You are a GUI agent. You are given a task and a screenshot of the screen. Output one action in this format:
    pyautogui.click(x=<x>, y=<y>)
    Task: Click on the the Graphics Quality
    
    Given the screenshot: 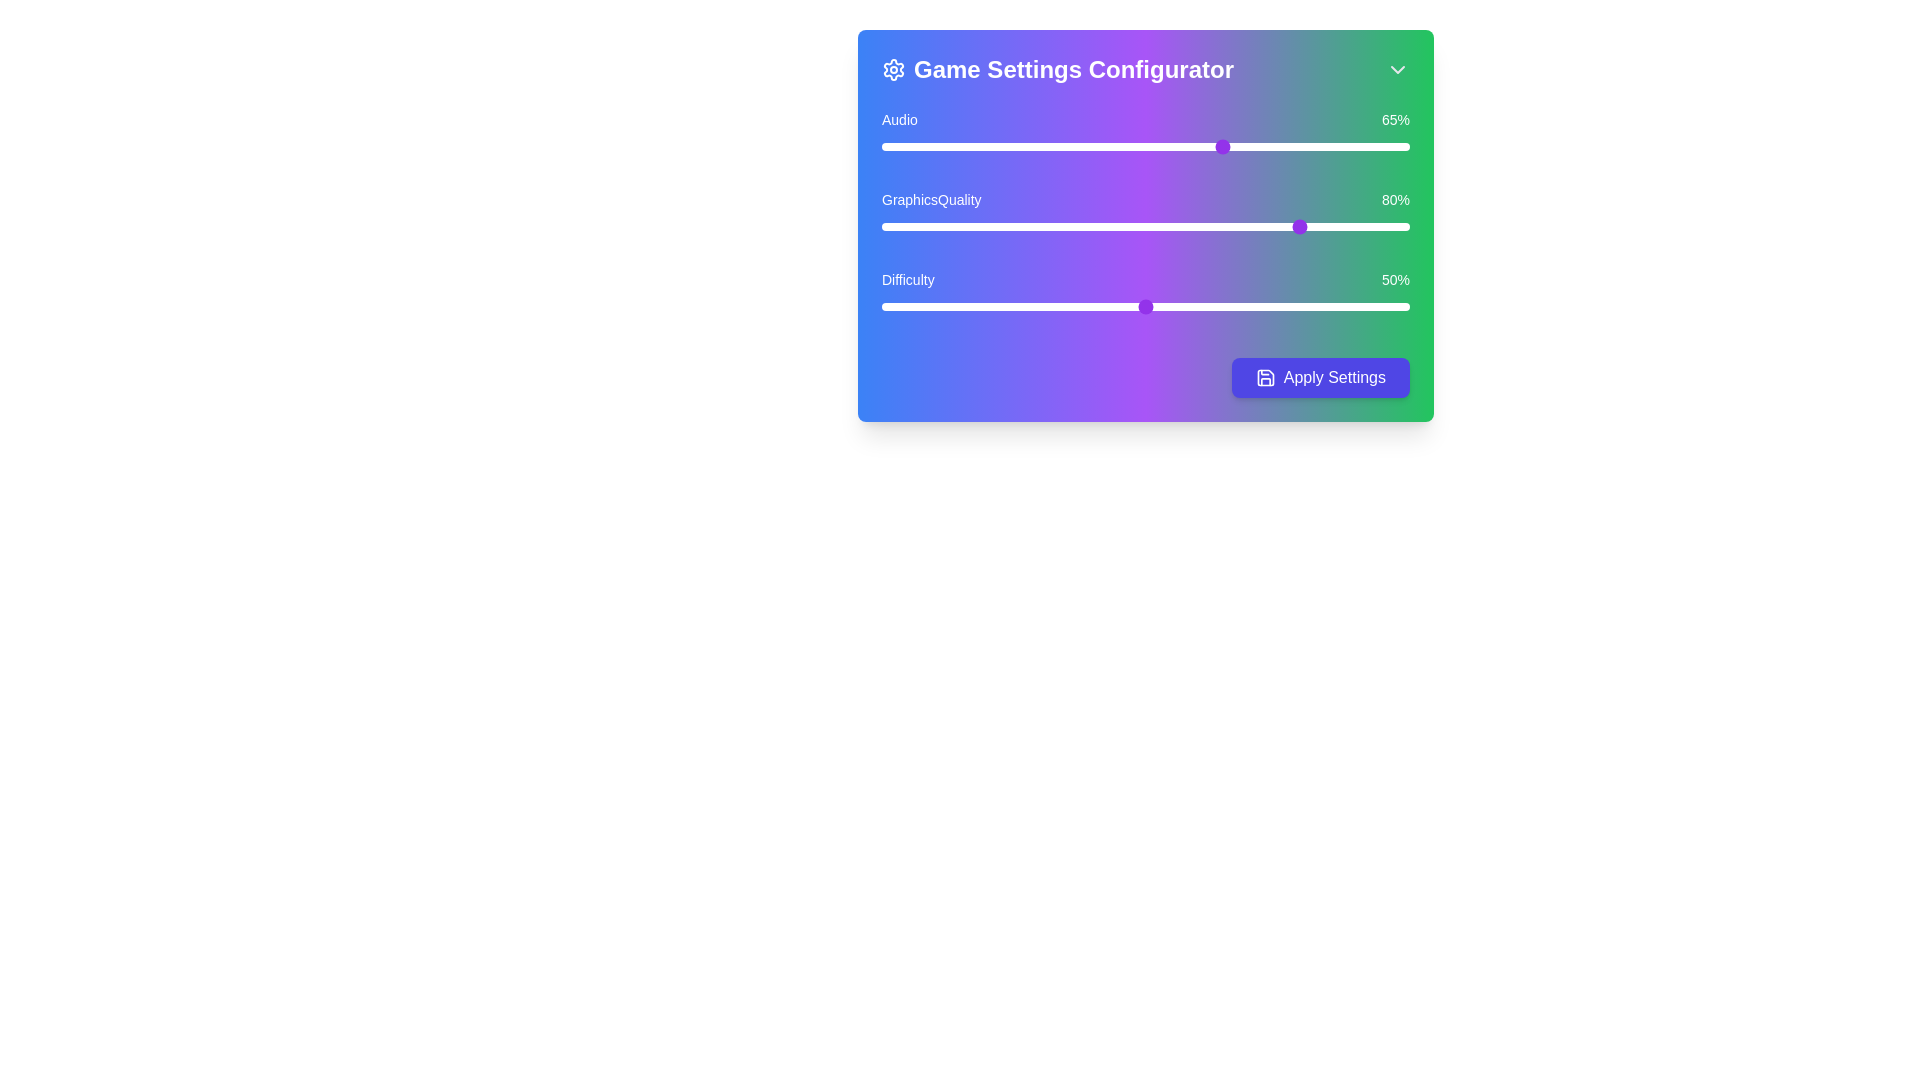 What is the action you would take?
    pyautogui.click(x=1224, y=226)
    